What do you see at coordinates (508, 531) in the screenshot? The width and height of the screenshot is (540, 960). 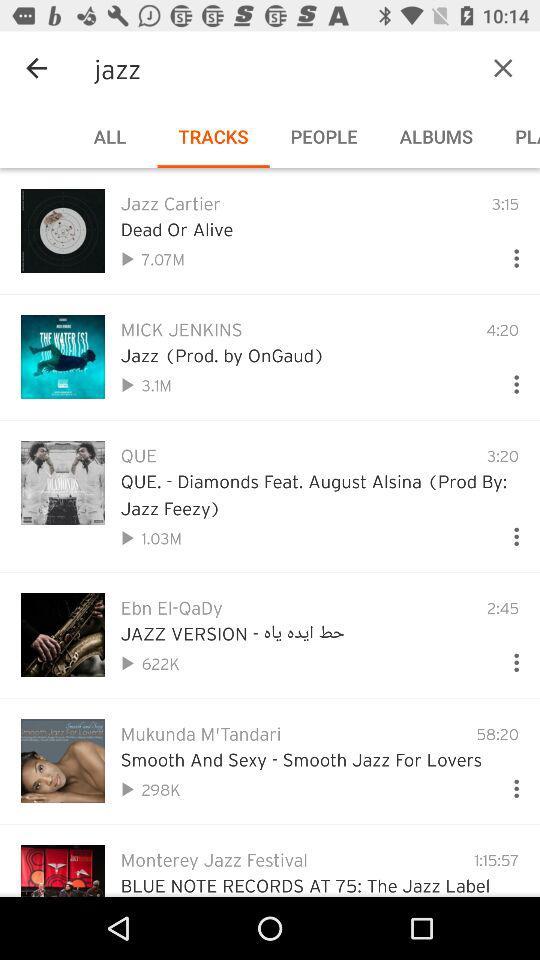 I see `see other details for this song` at bounding box center [508, 531].